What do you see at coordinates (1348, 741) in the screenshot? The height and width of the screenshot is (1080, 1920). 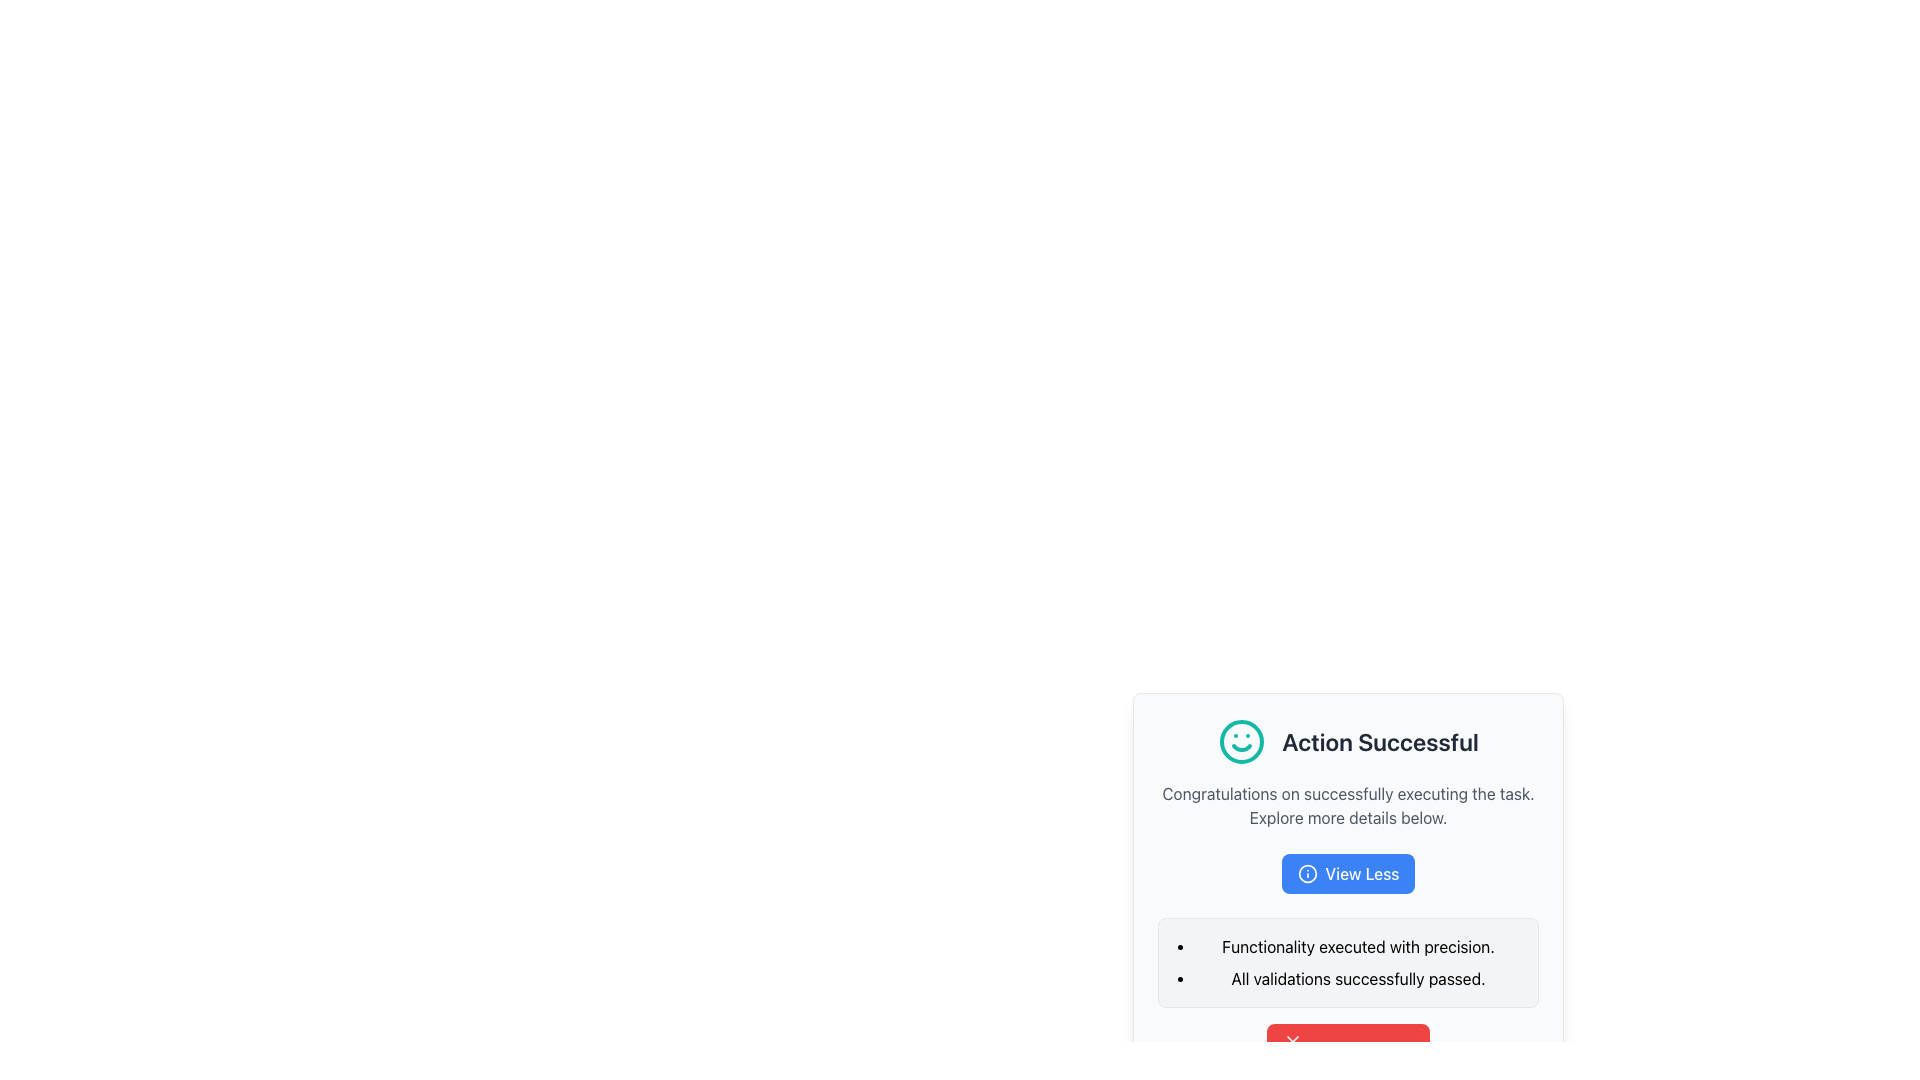 I see `the Notification header that indicates a successfully completed action, featuring a smiley icon and 'Action Successful' text` at bounding box center [1348, 741].